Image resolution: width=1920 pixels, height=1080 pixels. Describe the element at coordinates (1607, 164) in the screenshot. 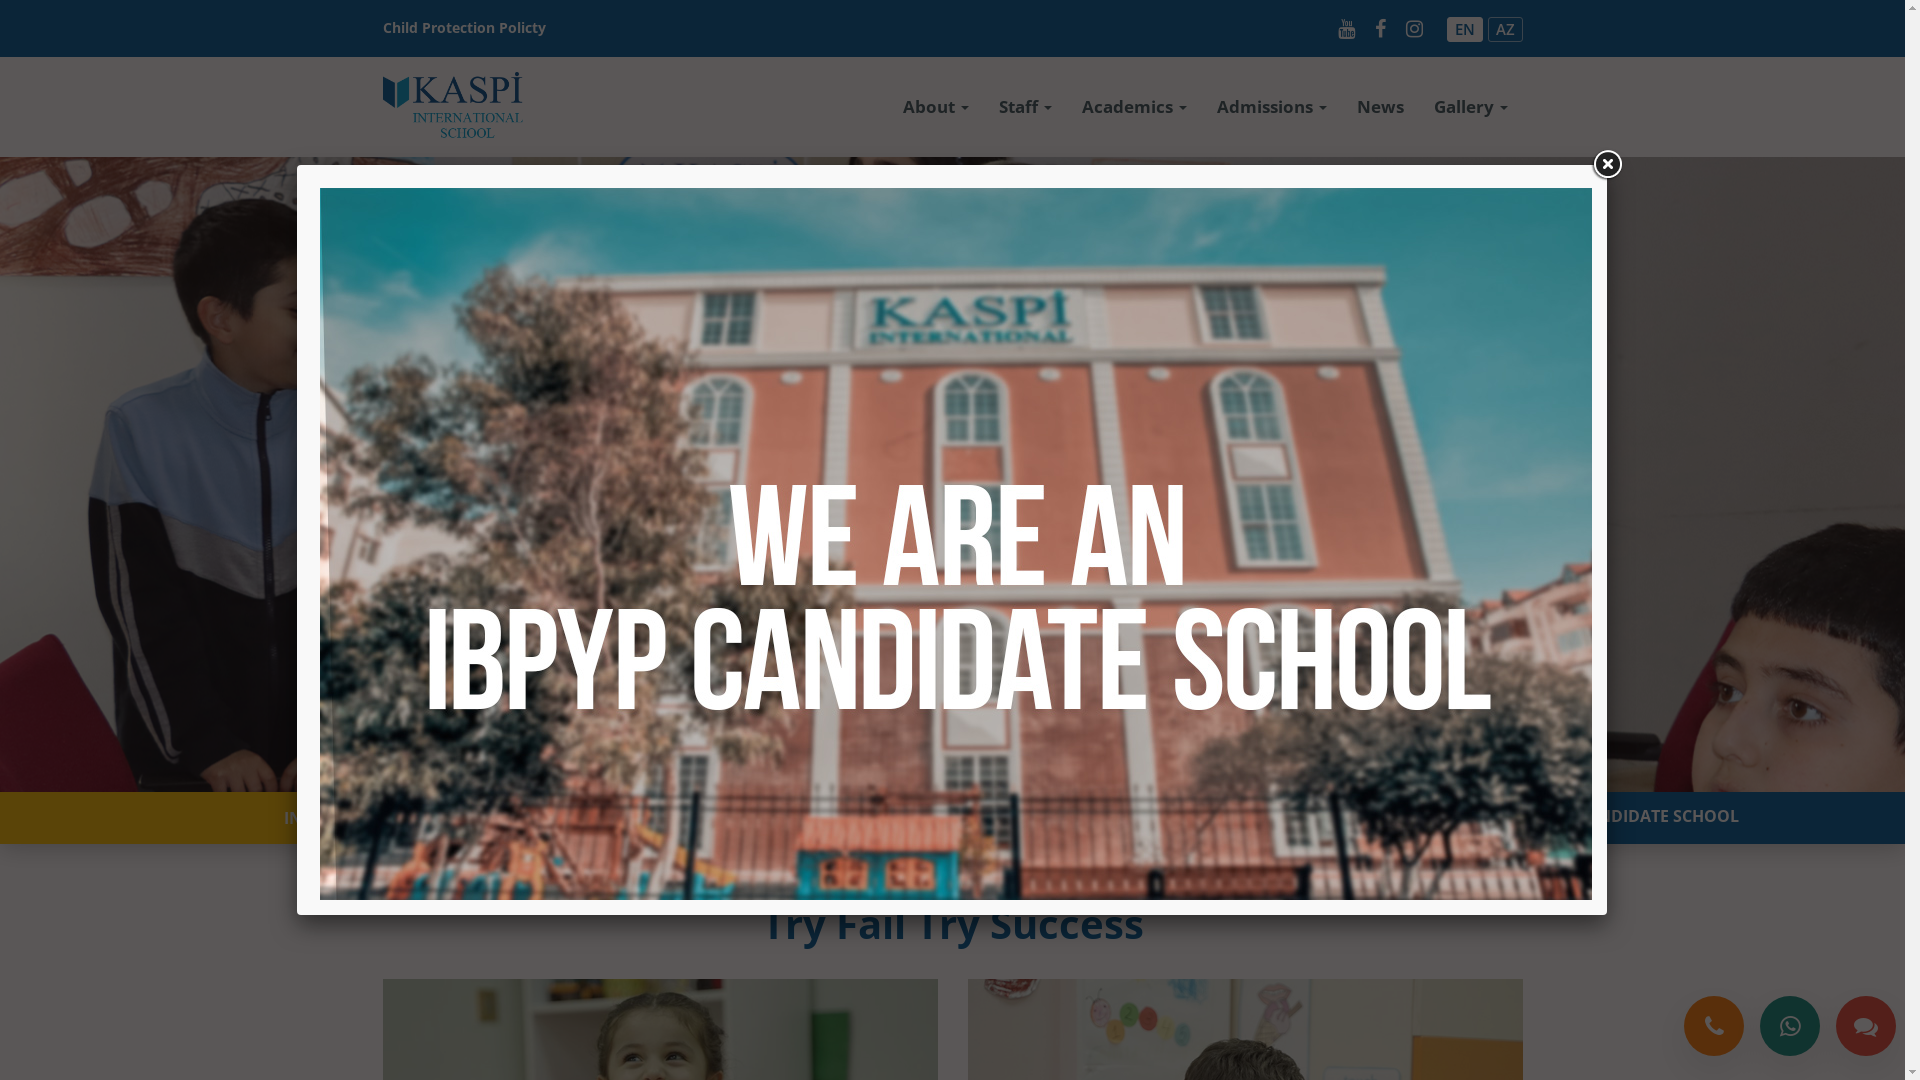

I see `'Close'` at that location.